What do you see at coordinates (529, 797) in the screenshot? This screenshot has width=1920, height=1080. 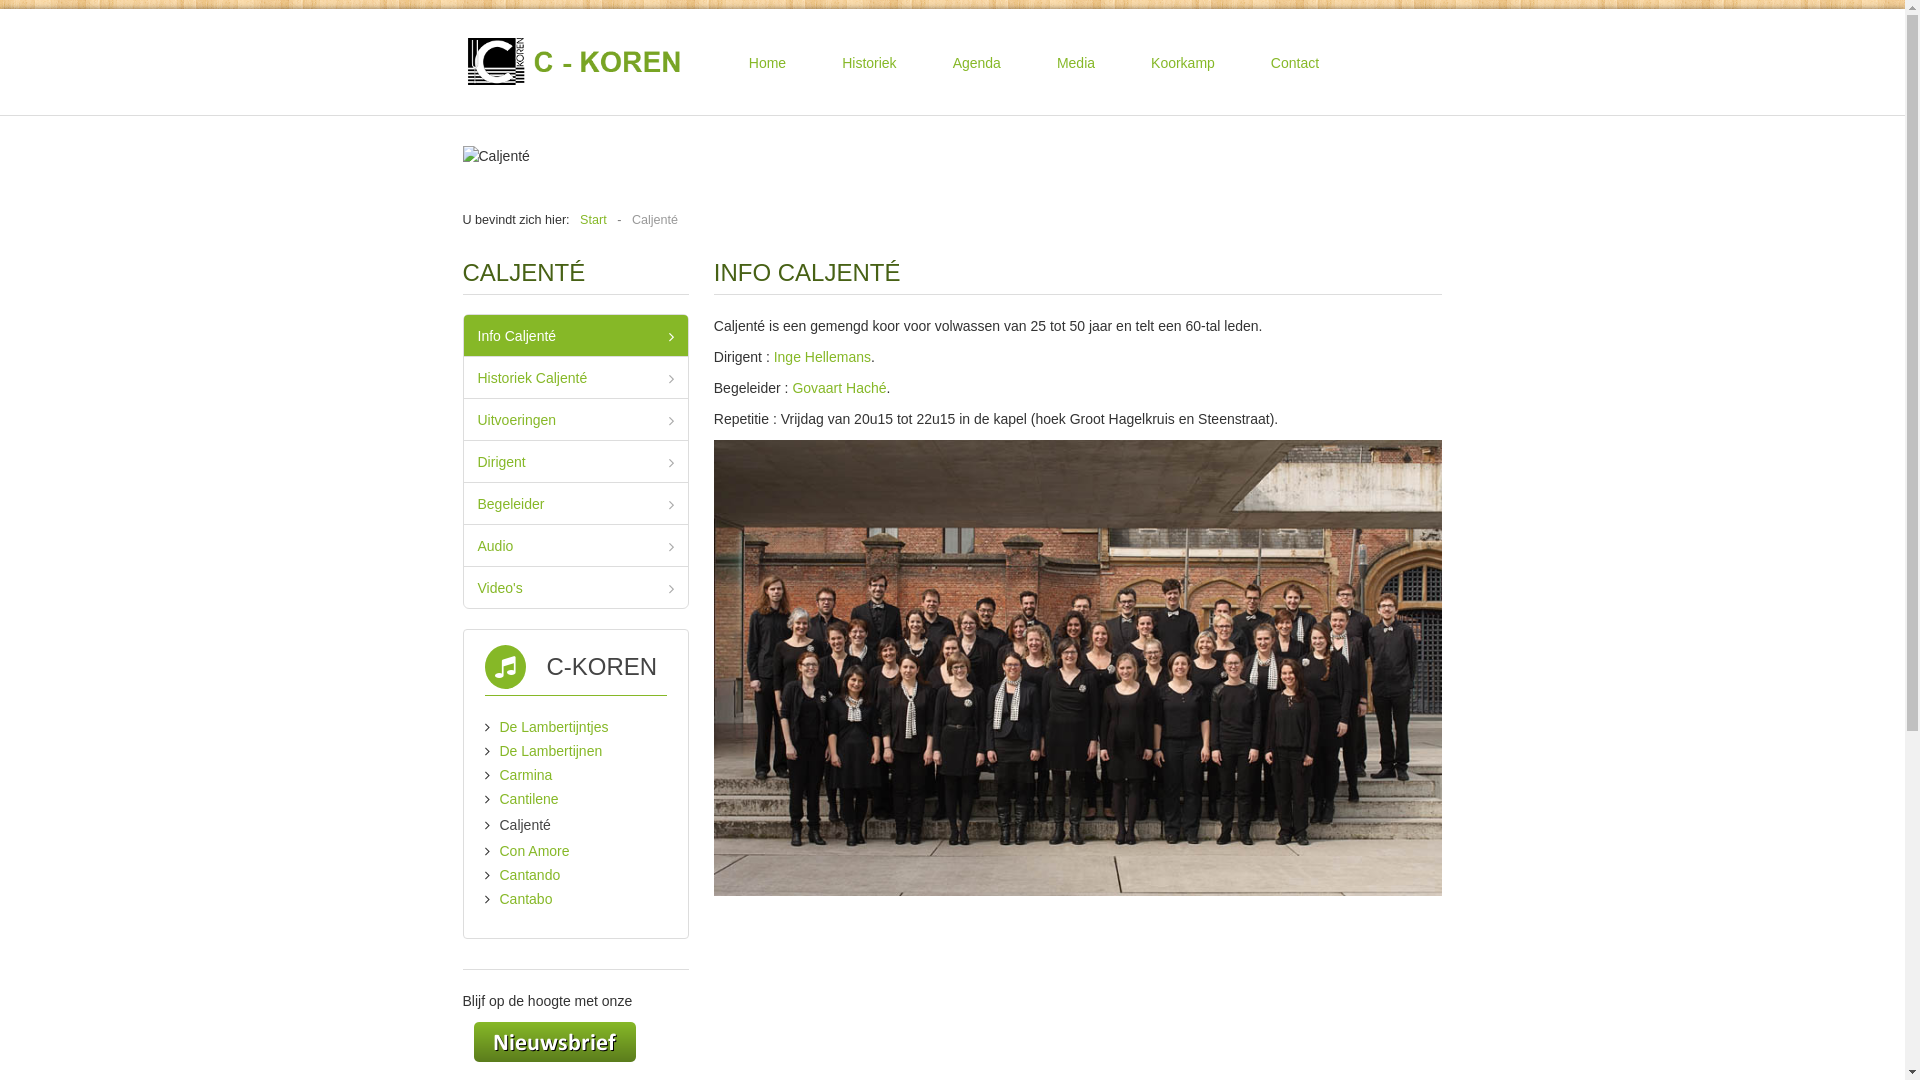 I see `'Cantilene'` at bounding box center [529, 797].